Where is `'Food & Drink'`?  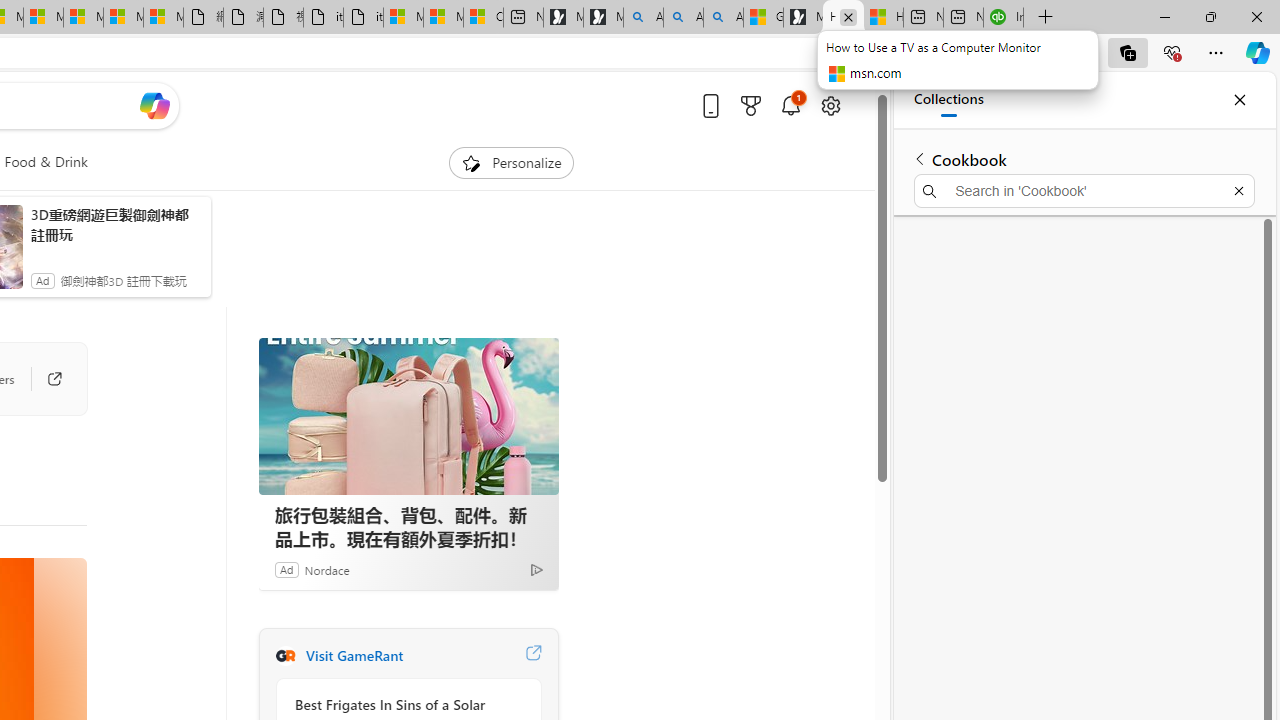 'Food & Drink' is located at coordinates (46, 162).